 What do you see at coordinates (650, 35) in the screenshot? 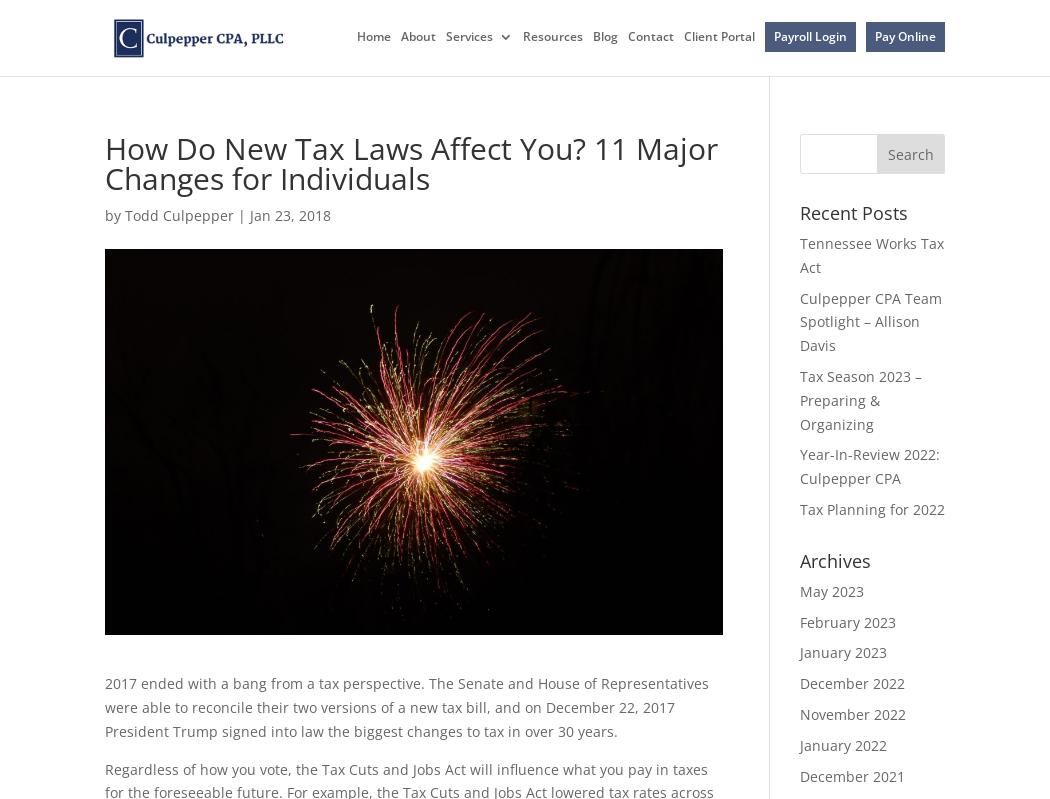
I see `'Contact'` at bounding box center [650, 35].